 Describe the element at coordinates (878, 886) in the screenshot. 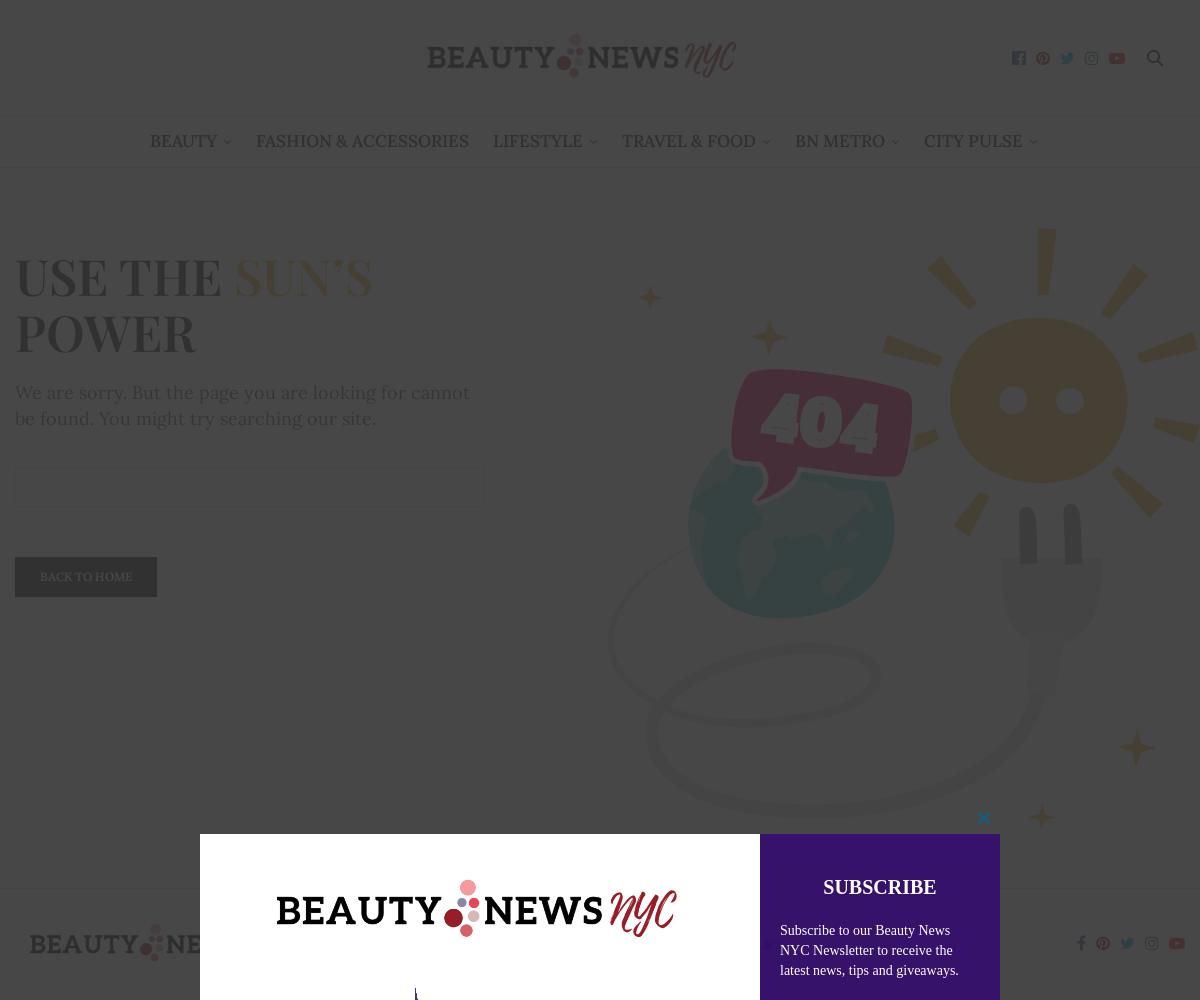

I see `'SUBSCRIBE'` at that location.